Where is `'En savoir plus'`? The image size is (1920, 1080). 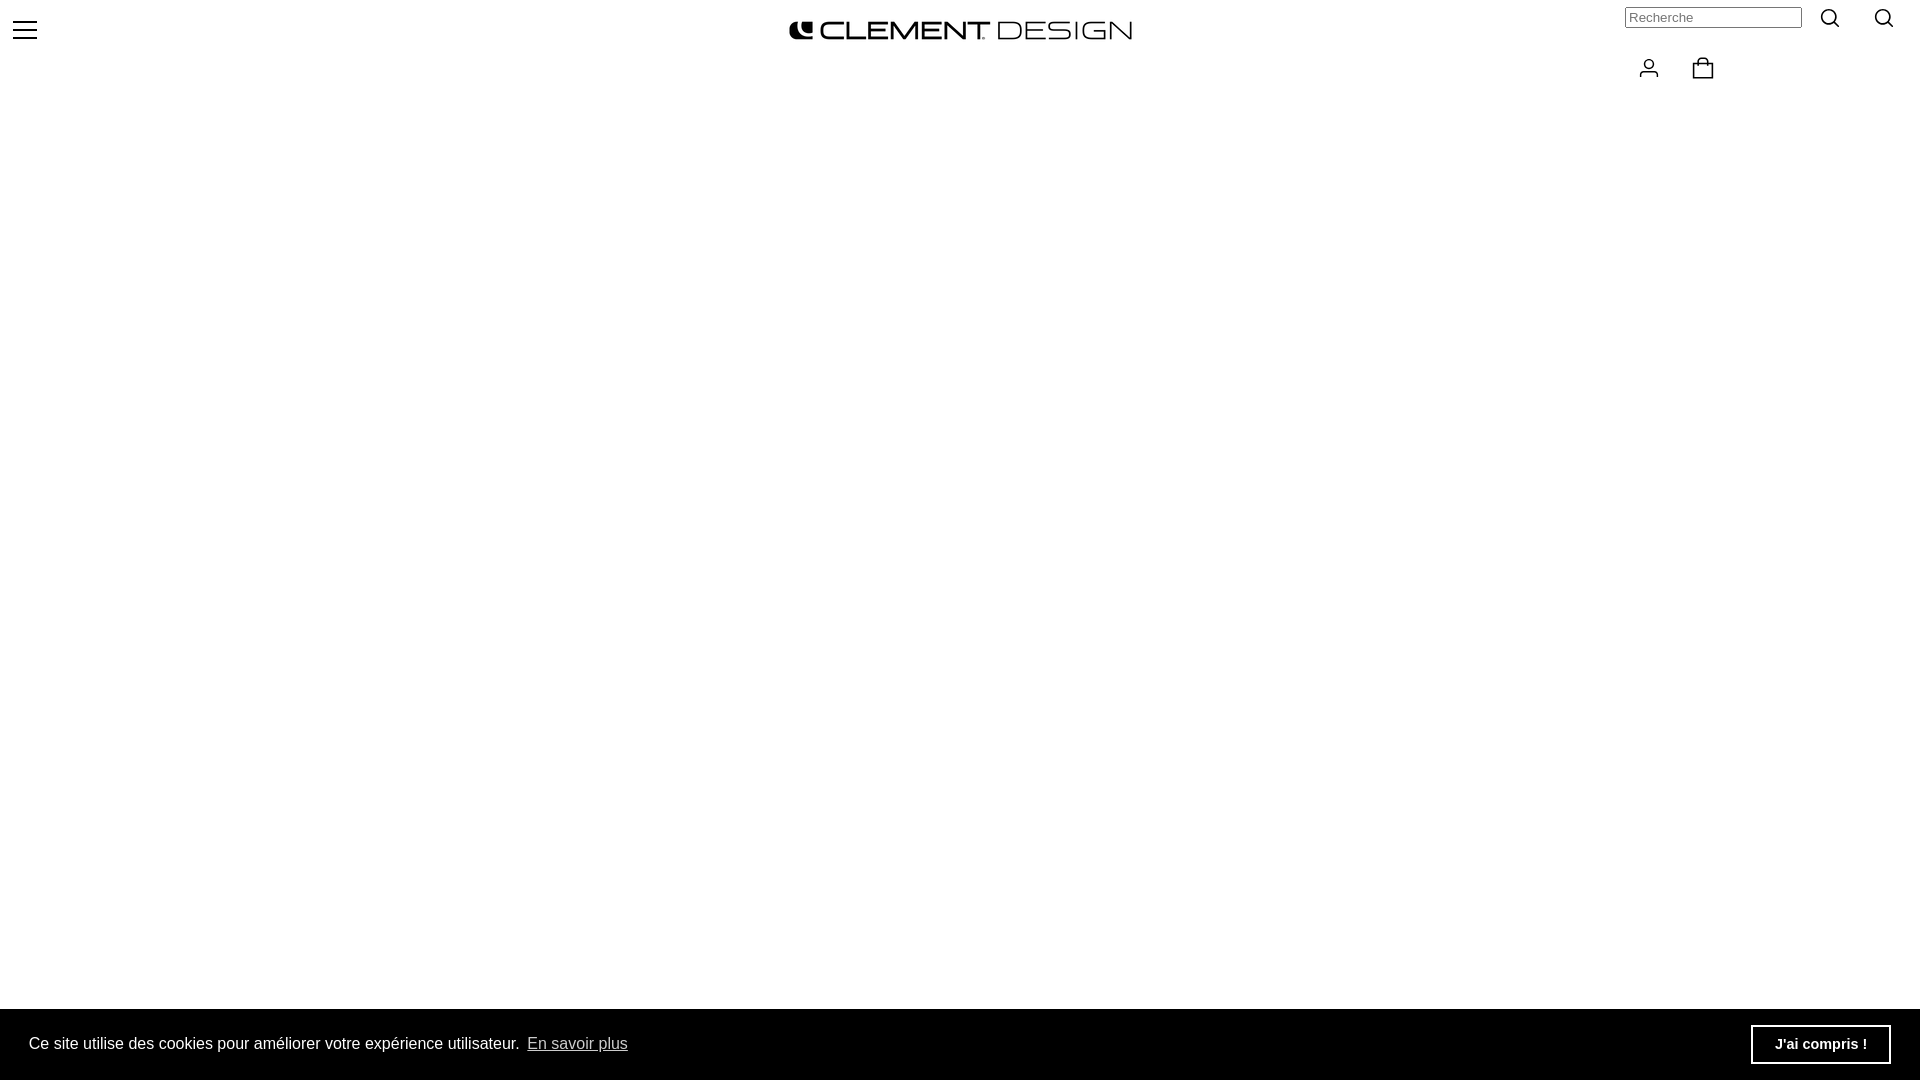 'En savoir plus' is located at coordinates (576, 1043).